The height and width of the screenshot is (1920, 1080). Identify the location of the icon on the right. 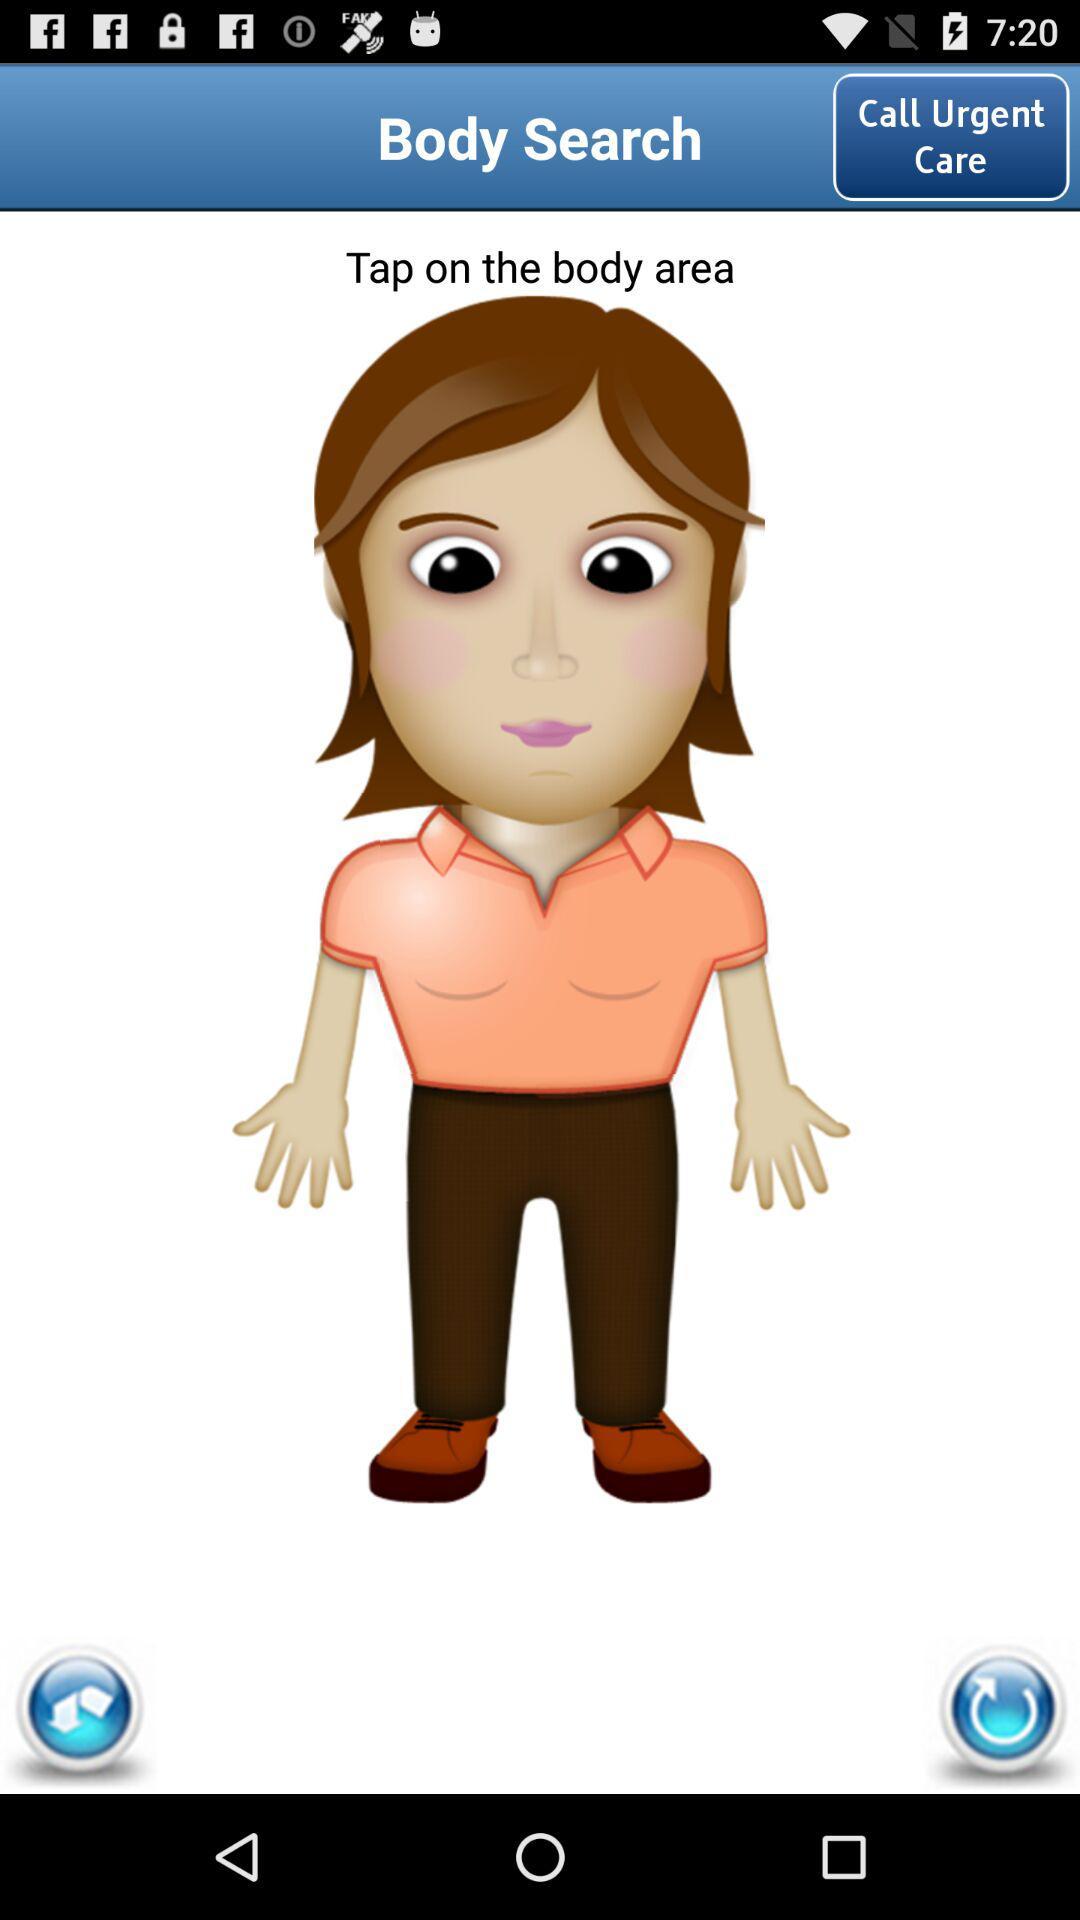
(774, 1018).